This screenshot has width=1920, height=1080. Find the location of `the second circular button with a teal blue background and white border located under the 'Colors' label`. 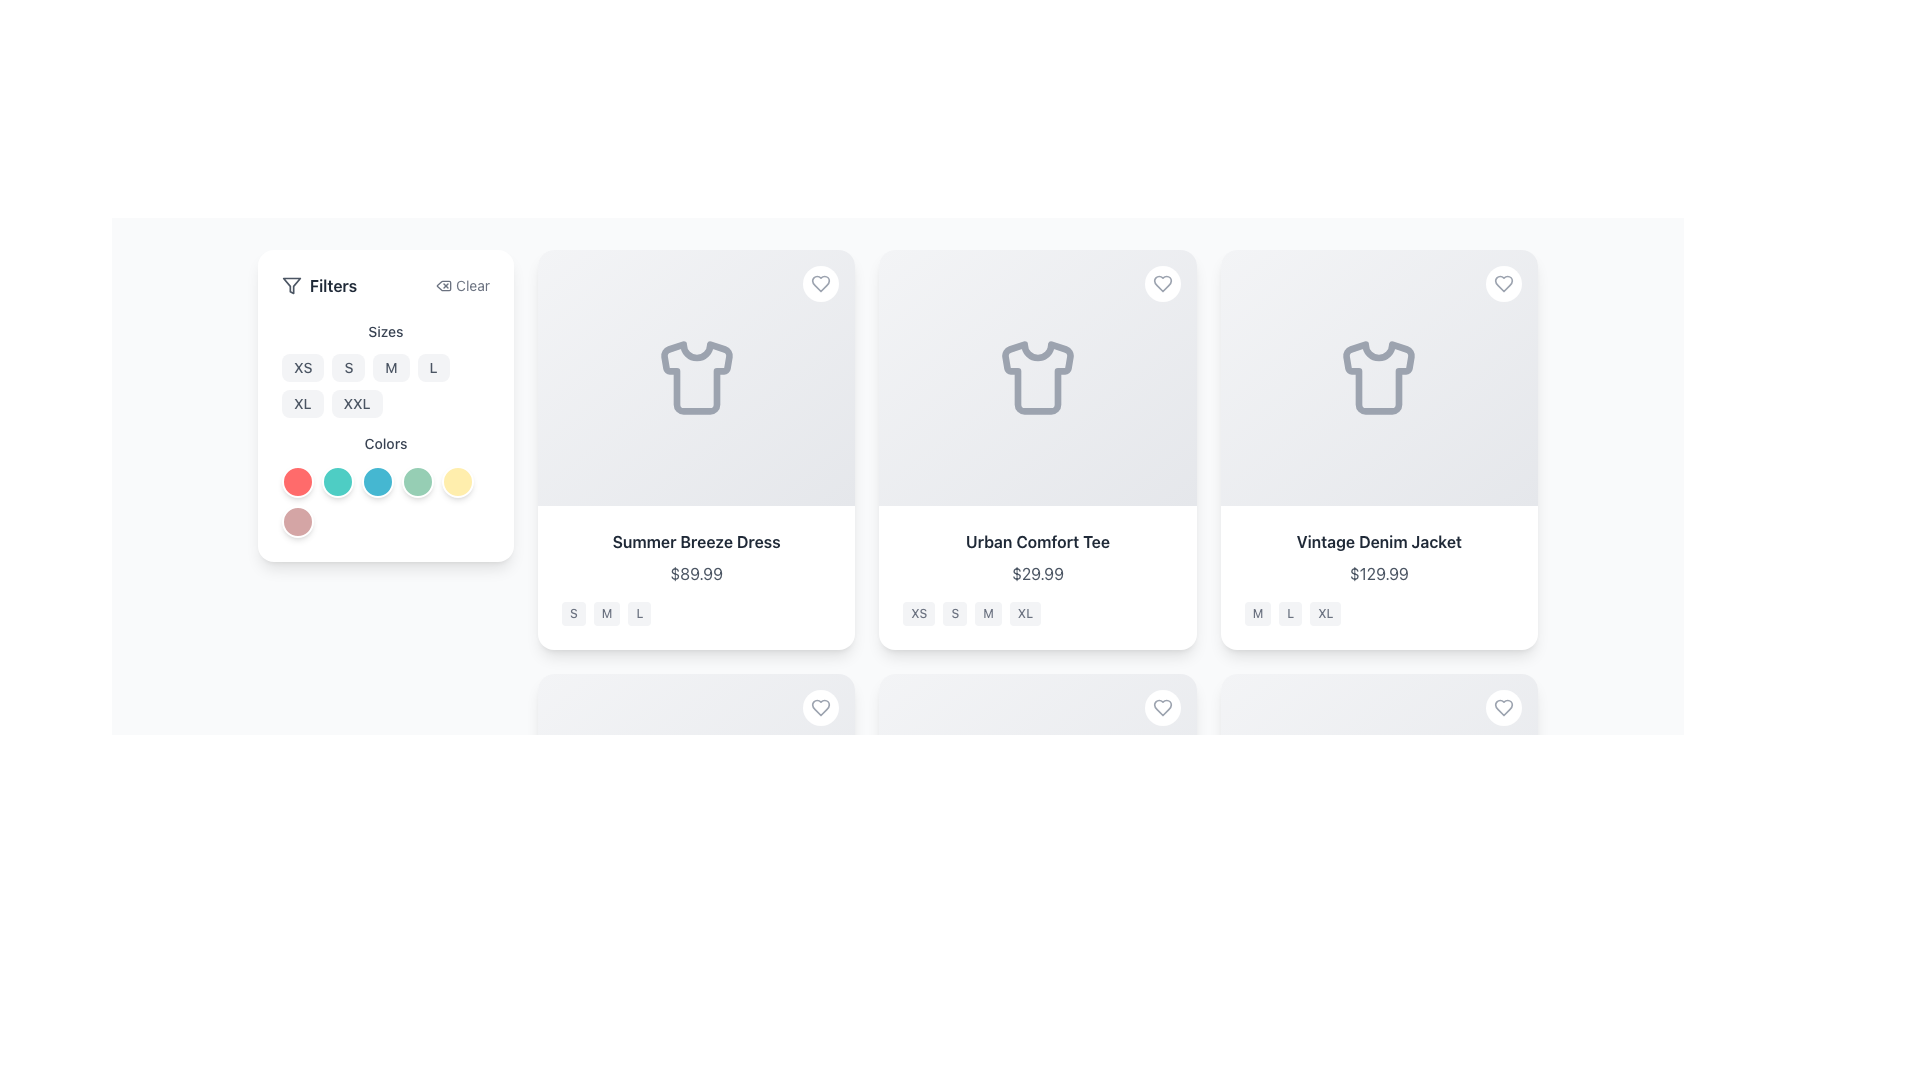

the second circular button with a teal blue background and white border located under the 'Colors' label is located at coordinates (337, 482).